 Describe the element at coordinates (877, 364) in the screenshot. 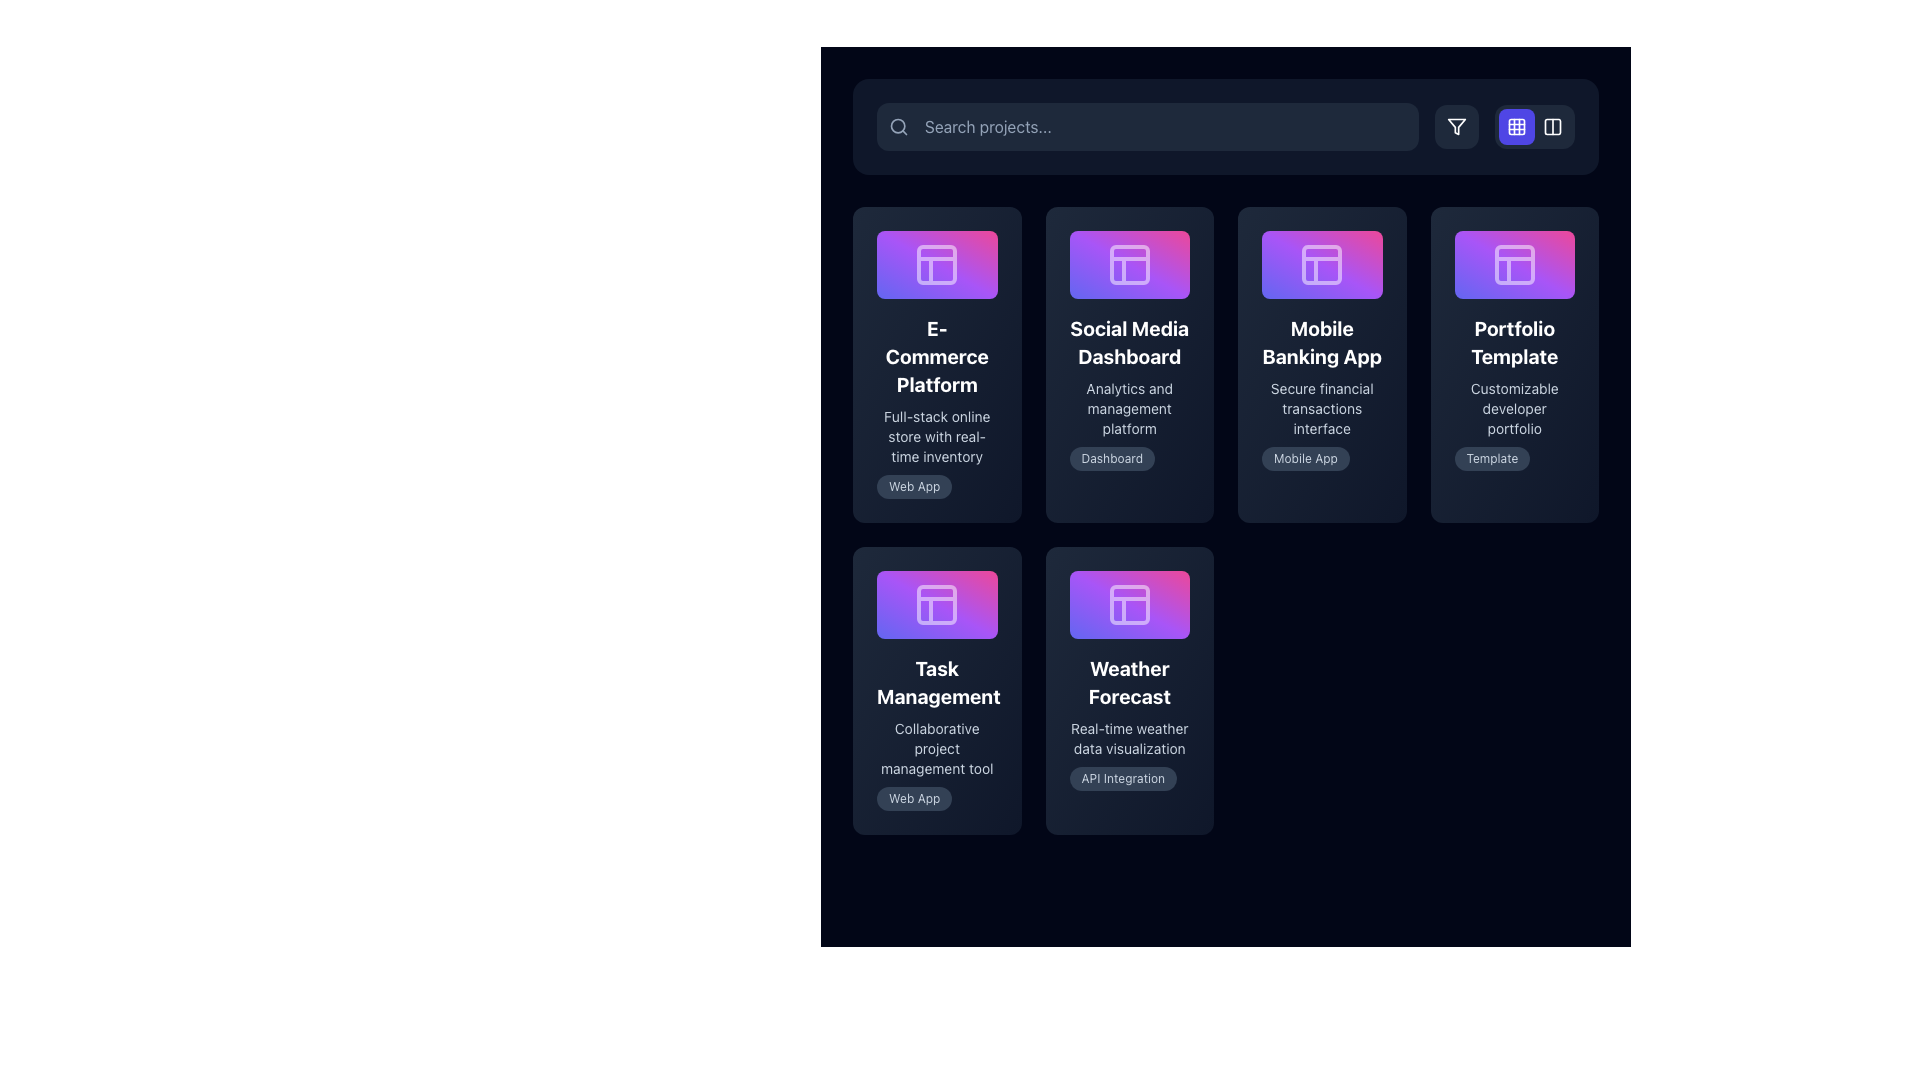

I see `the eye-shaped icon within the purple circular button at the top-left of the 'E-Commerce Platform' tile` at that location.